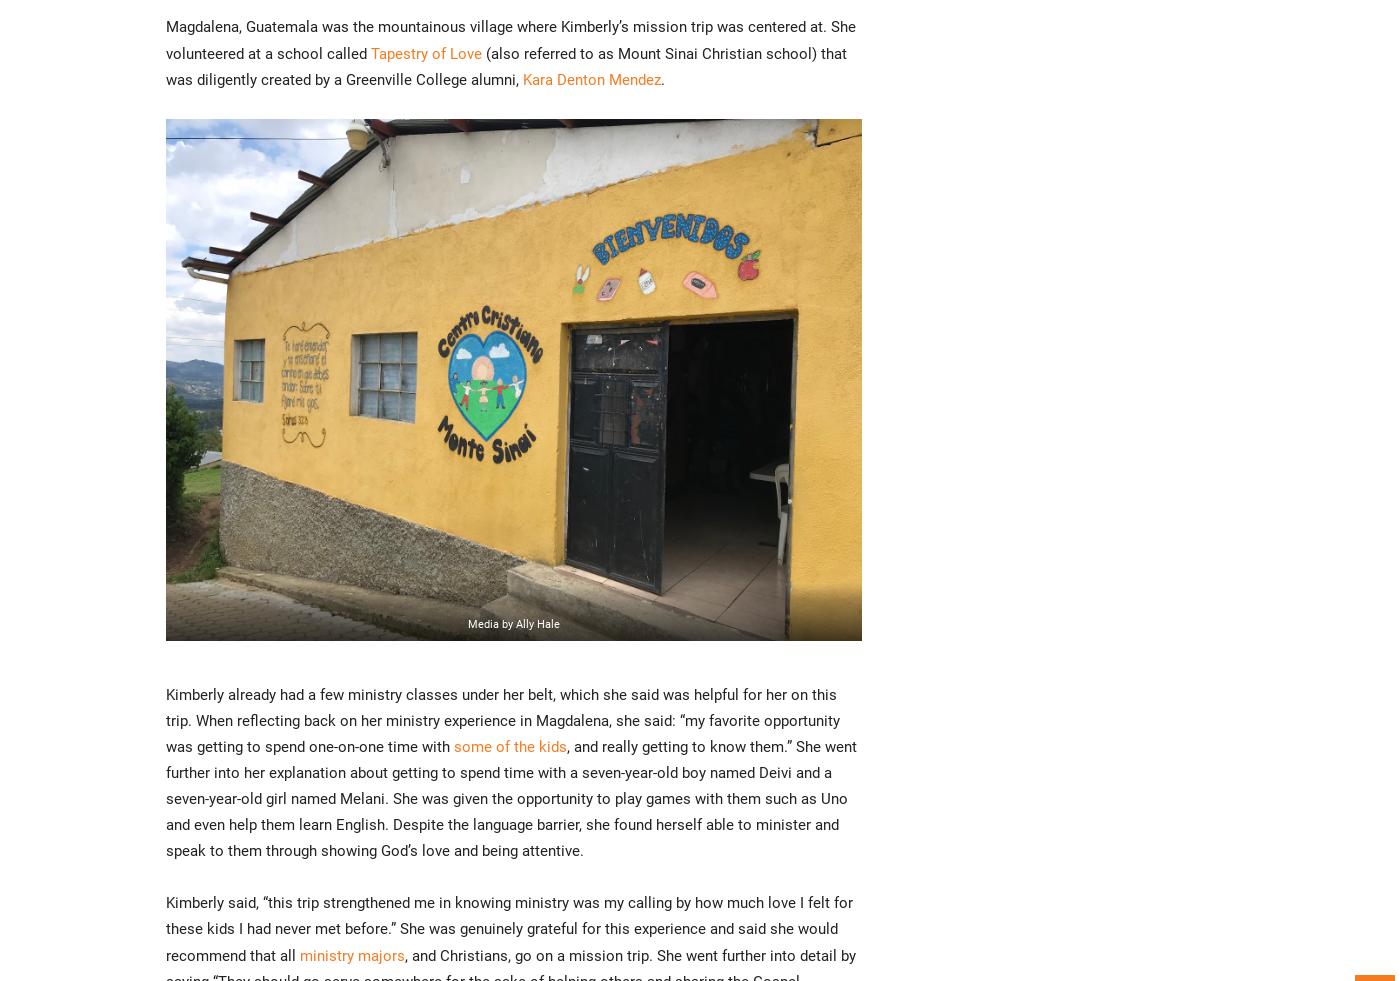 The width and height of the screenshot is (1400, 981). I want to click on 'Kimberly said, “this trip strengthened me in knowing ministry was my calling by how much love I felt for these kids I had never met before.” She was genuinely grateful for this experience and said she would recommend that all', so click(166, 929).